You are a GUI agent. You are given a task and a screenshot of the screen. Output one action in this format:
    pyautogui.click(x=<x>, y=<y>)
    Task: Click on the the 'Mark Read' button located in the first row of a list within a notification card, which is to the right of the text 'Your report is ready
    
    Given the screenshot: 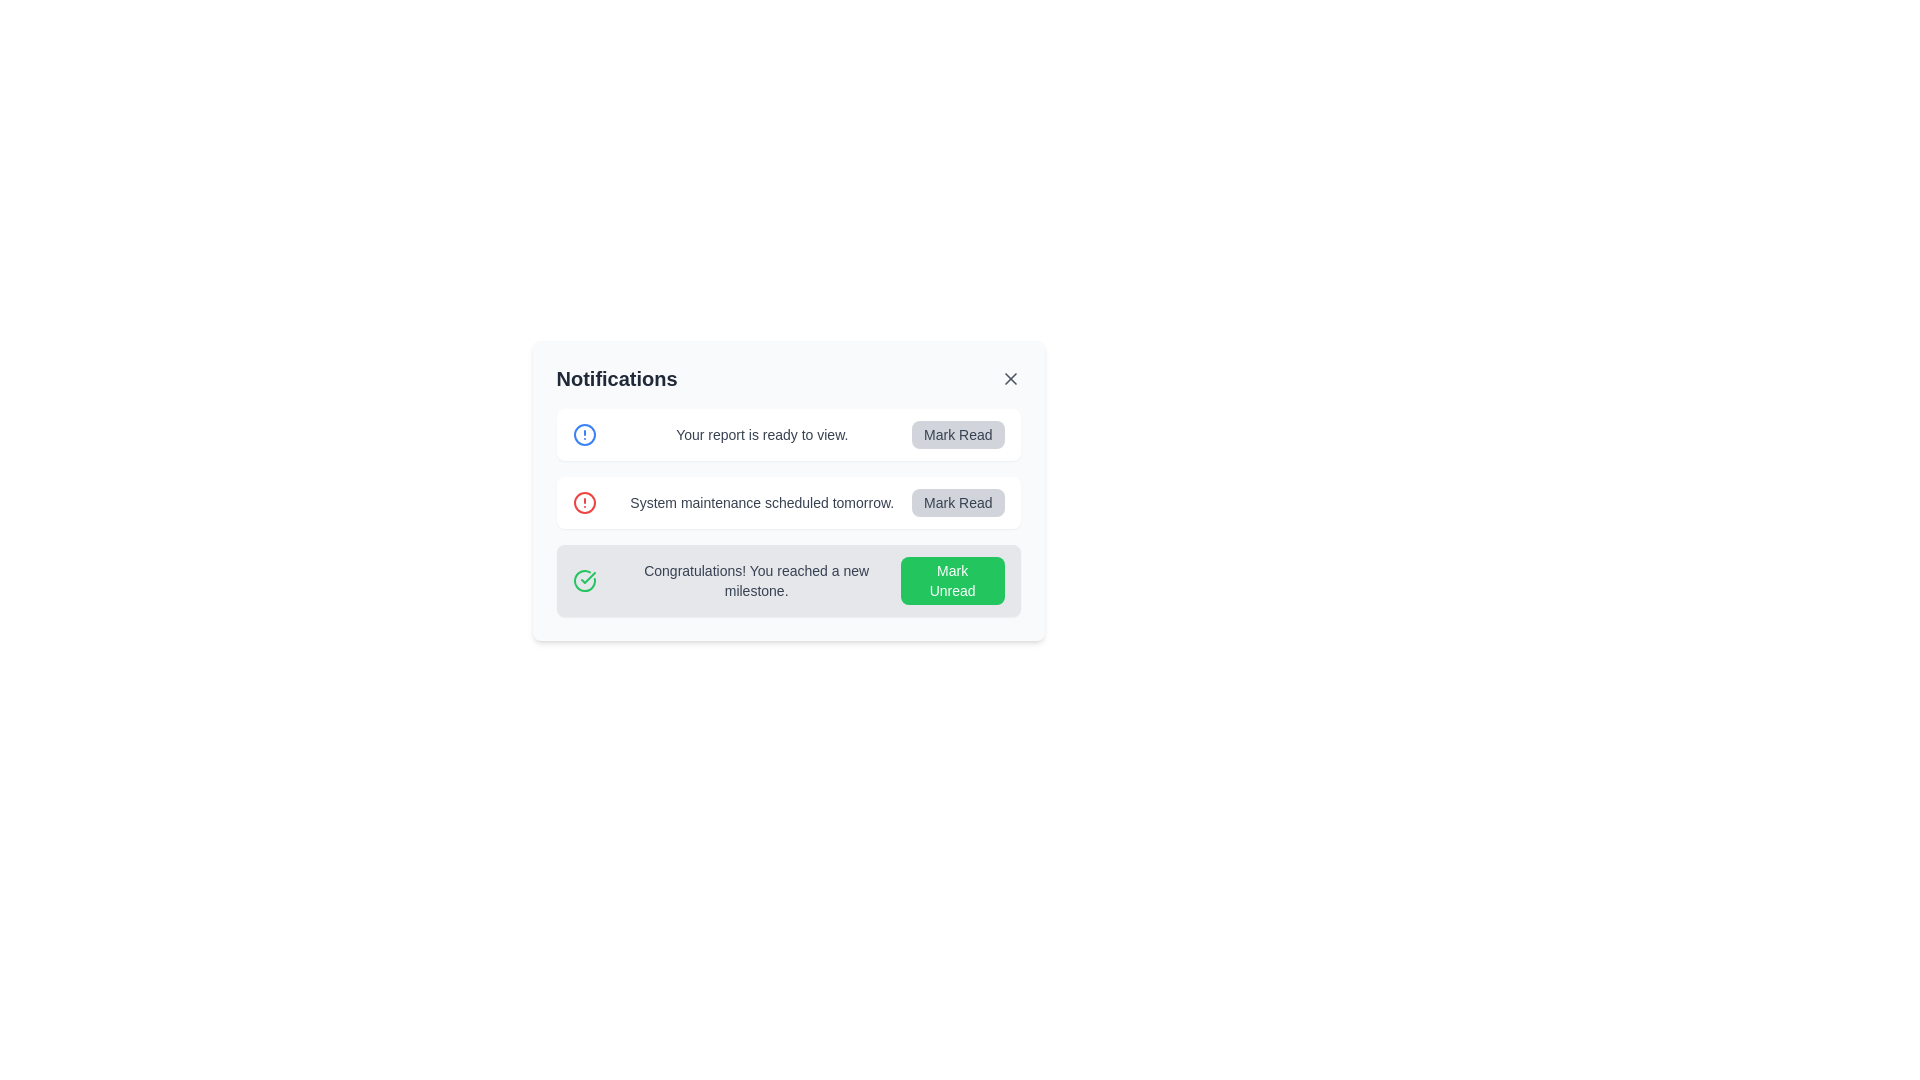 What is the action you would take?
    pyautogui.click(x=957, y=434)
    